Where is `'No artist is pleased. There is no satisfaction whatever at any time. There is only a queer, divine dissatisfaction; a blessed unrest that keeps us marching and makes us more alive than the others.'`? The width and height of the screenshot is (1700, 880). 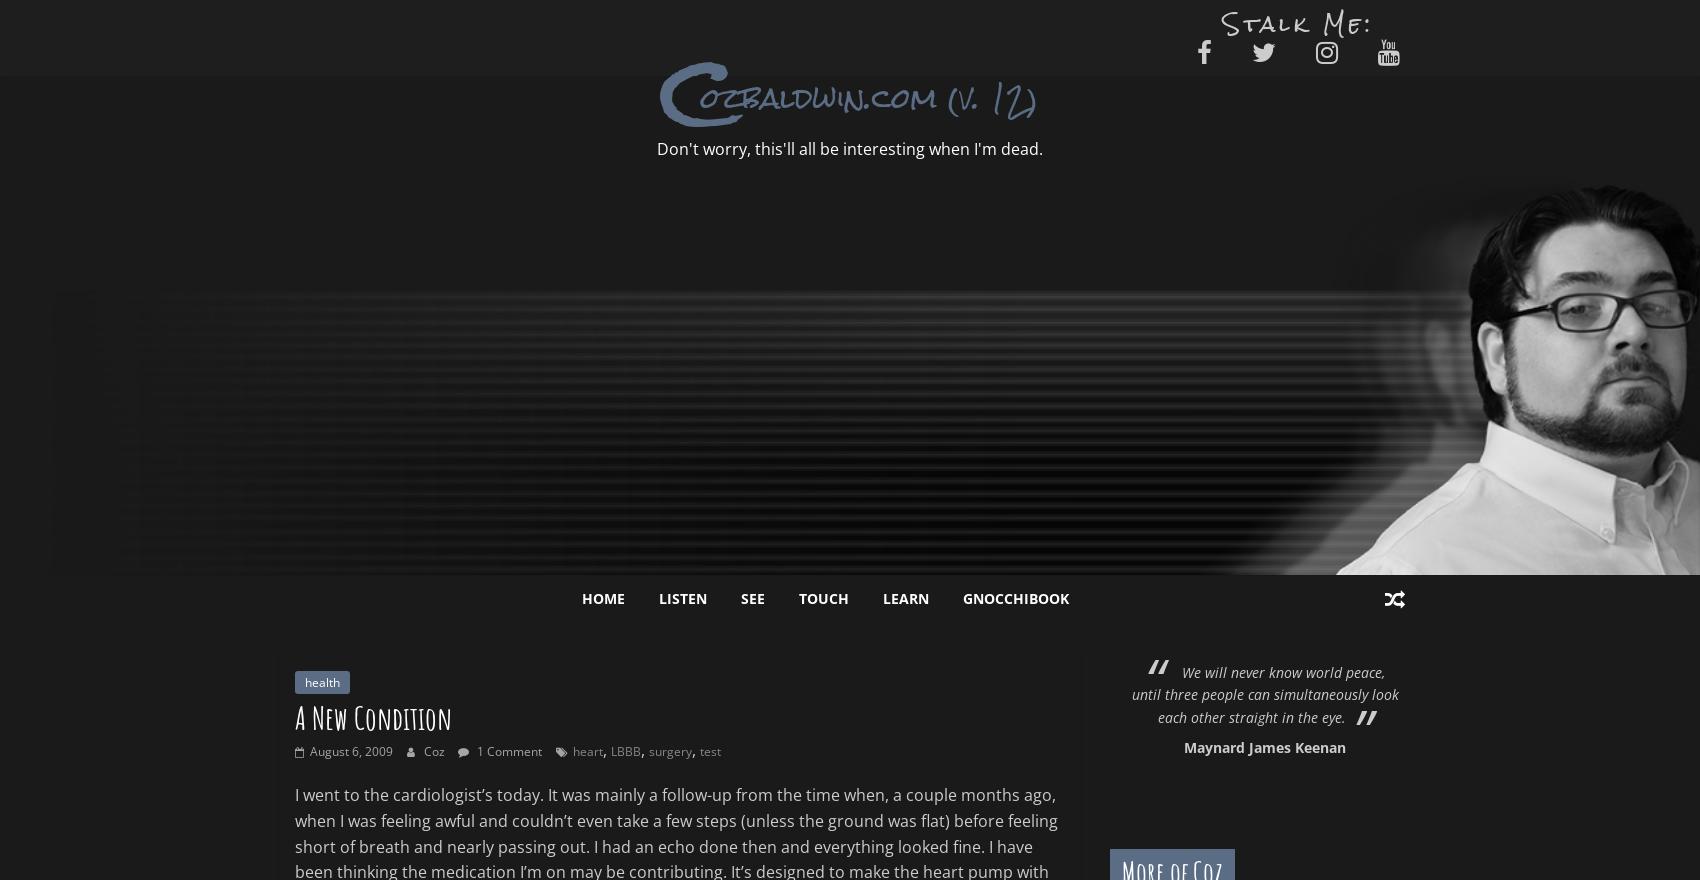
'No artist is pleased. There is no satisfaction whatever at any time. There is only a queer, divine dissatisfaction; a blessed unrest that keeps us marching and makes us more alive than the others.' is located at coordinates (725, 716).